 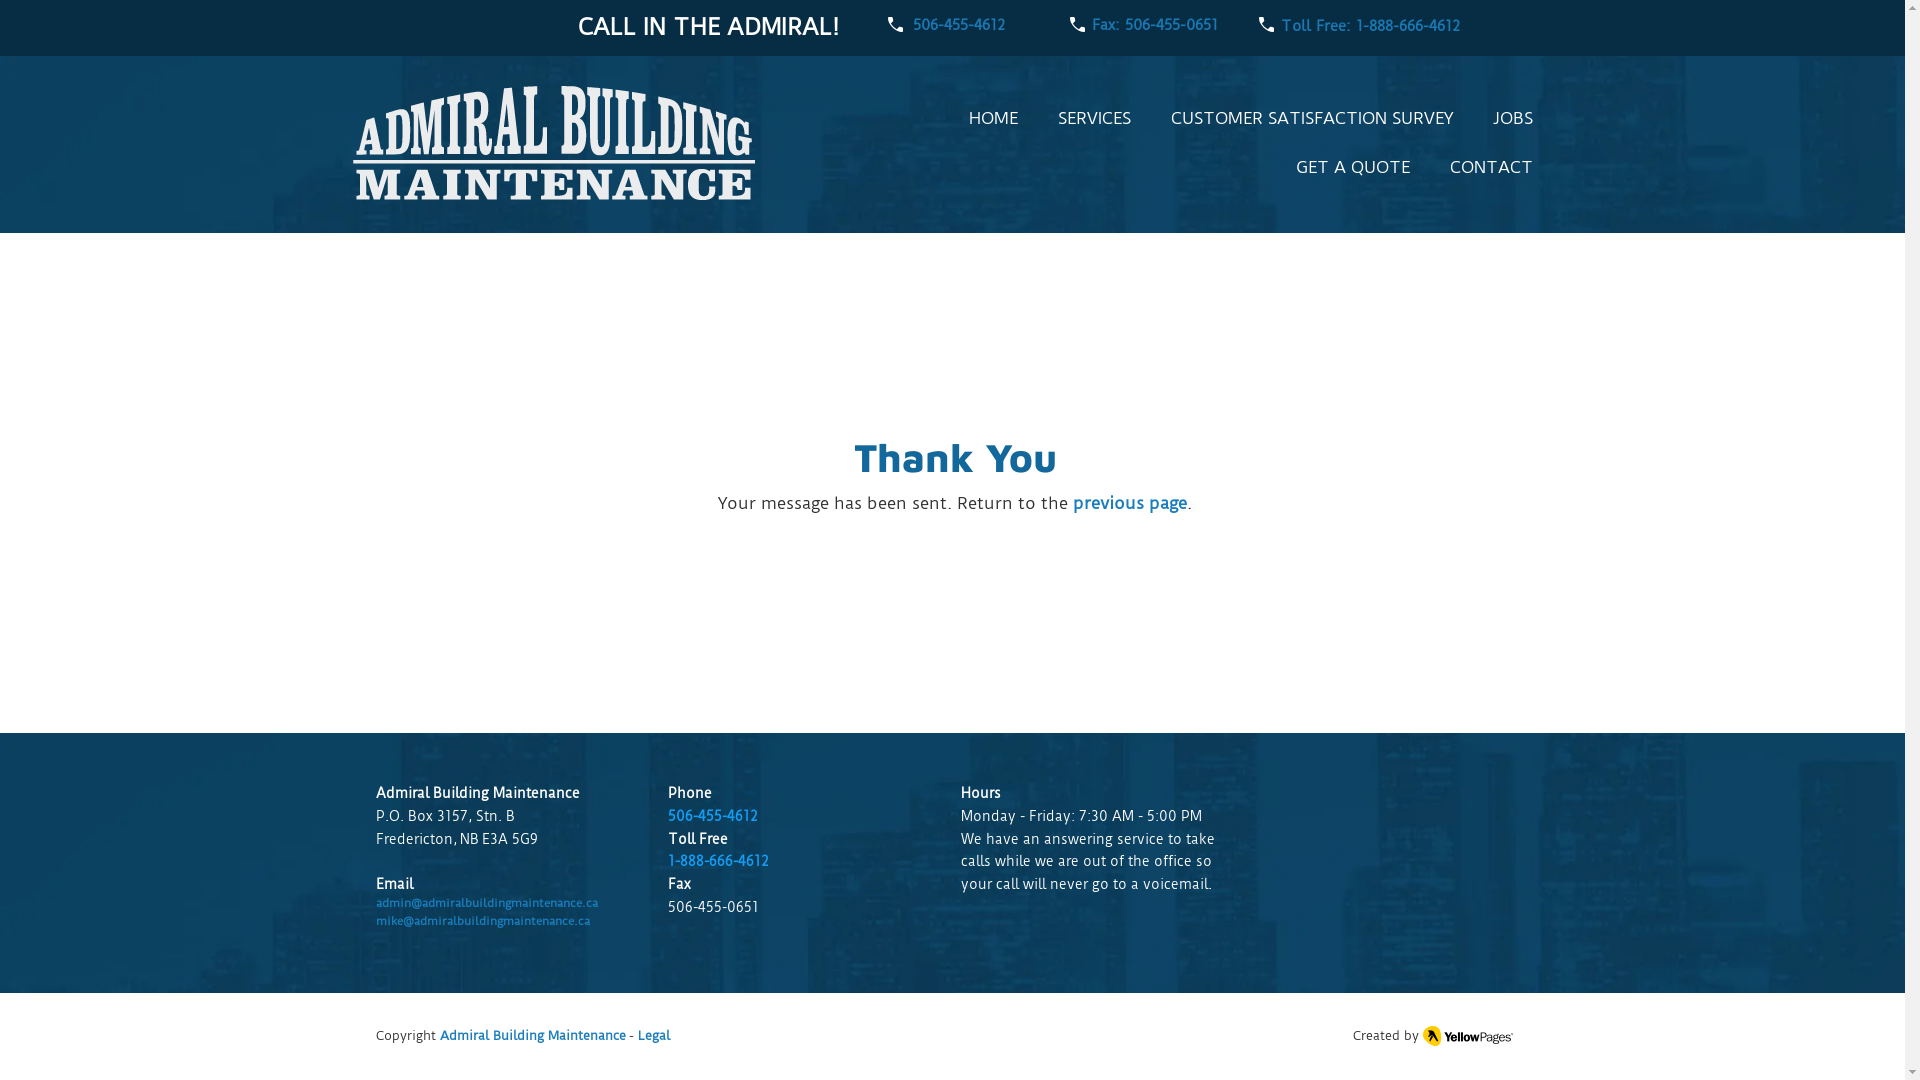 I want to click on 'CONTACT', so click(x=1491, y=166).